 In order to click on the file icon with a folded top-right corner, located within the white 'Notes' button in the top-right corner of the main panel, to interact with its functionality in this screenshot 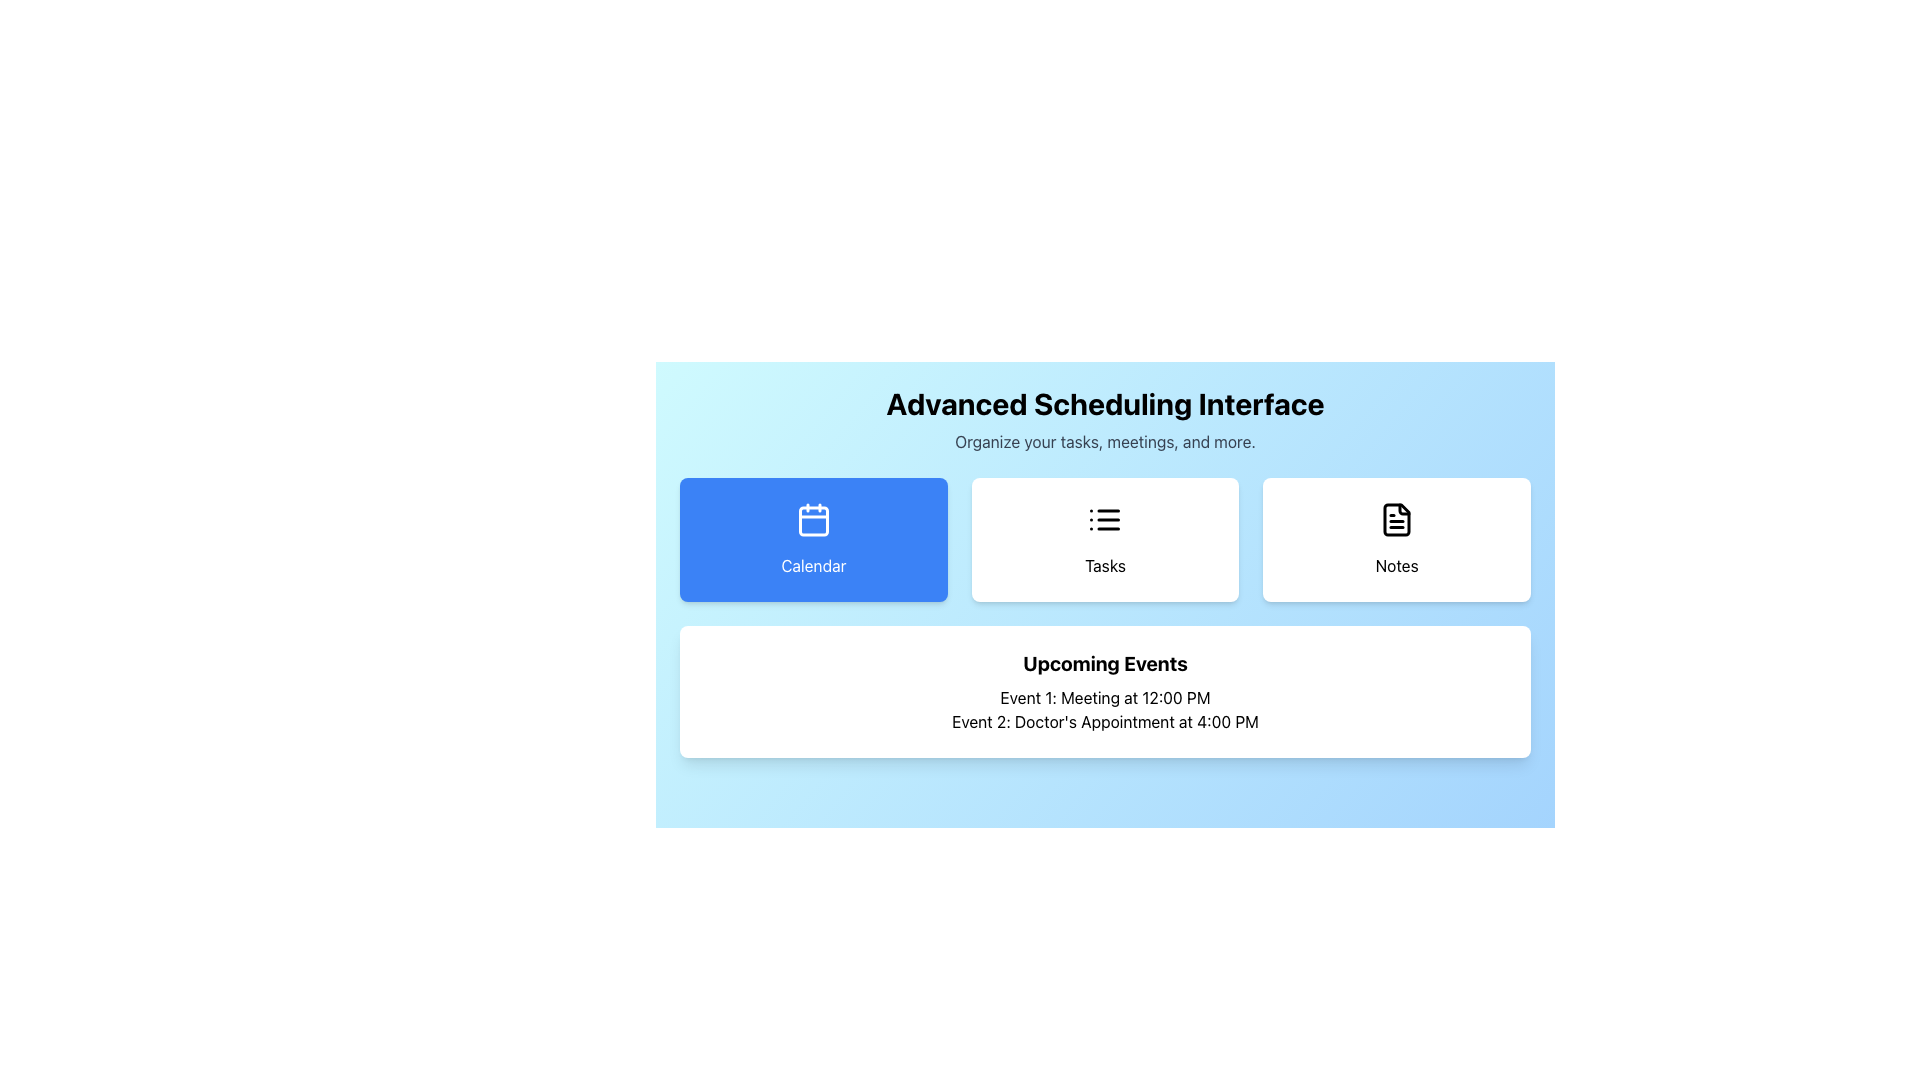, I will do `click(1396, 519)`.